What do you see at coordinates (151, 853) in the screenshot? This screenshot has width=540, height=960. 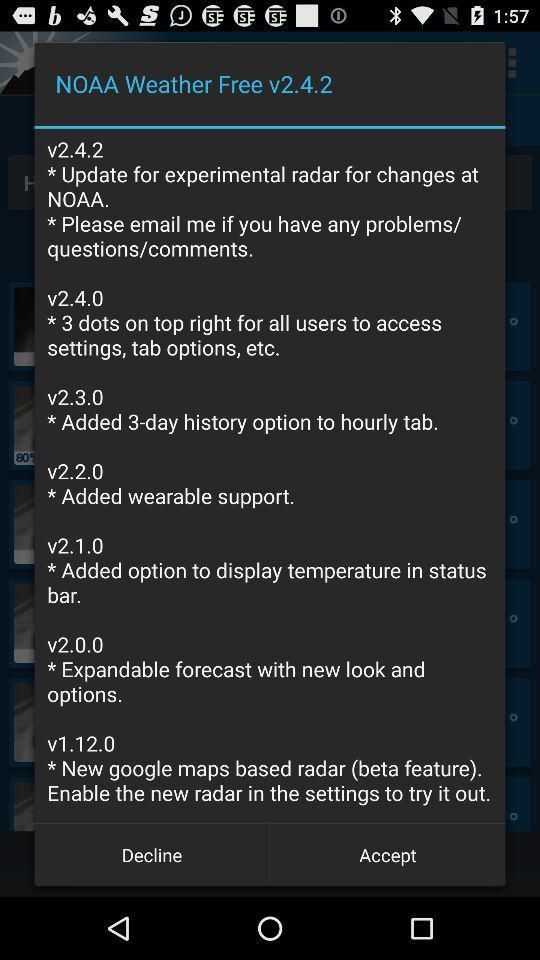 I see `the icon below the v2 4 2 app` at bounding box center [151, 853].